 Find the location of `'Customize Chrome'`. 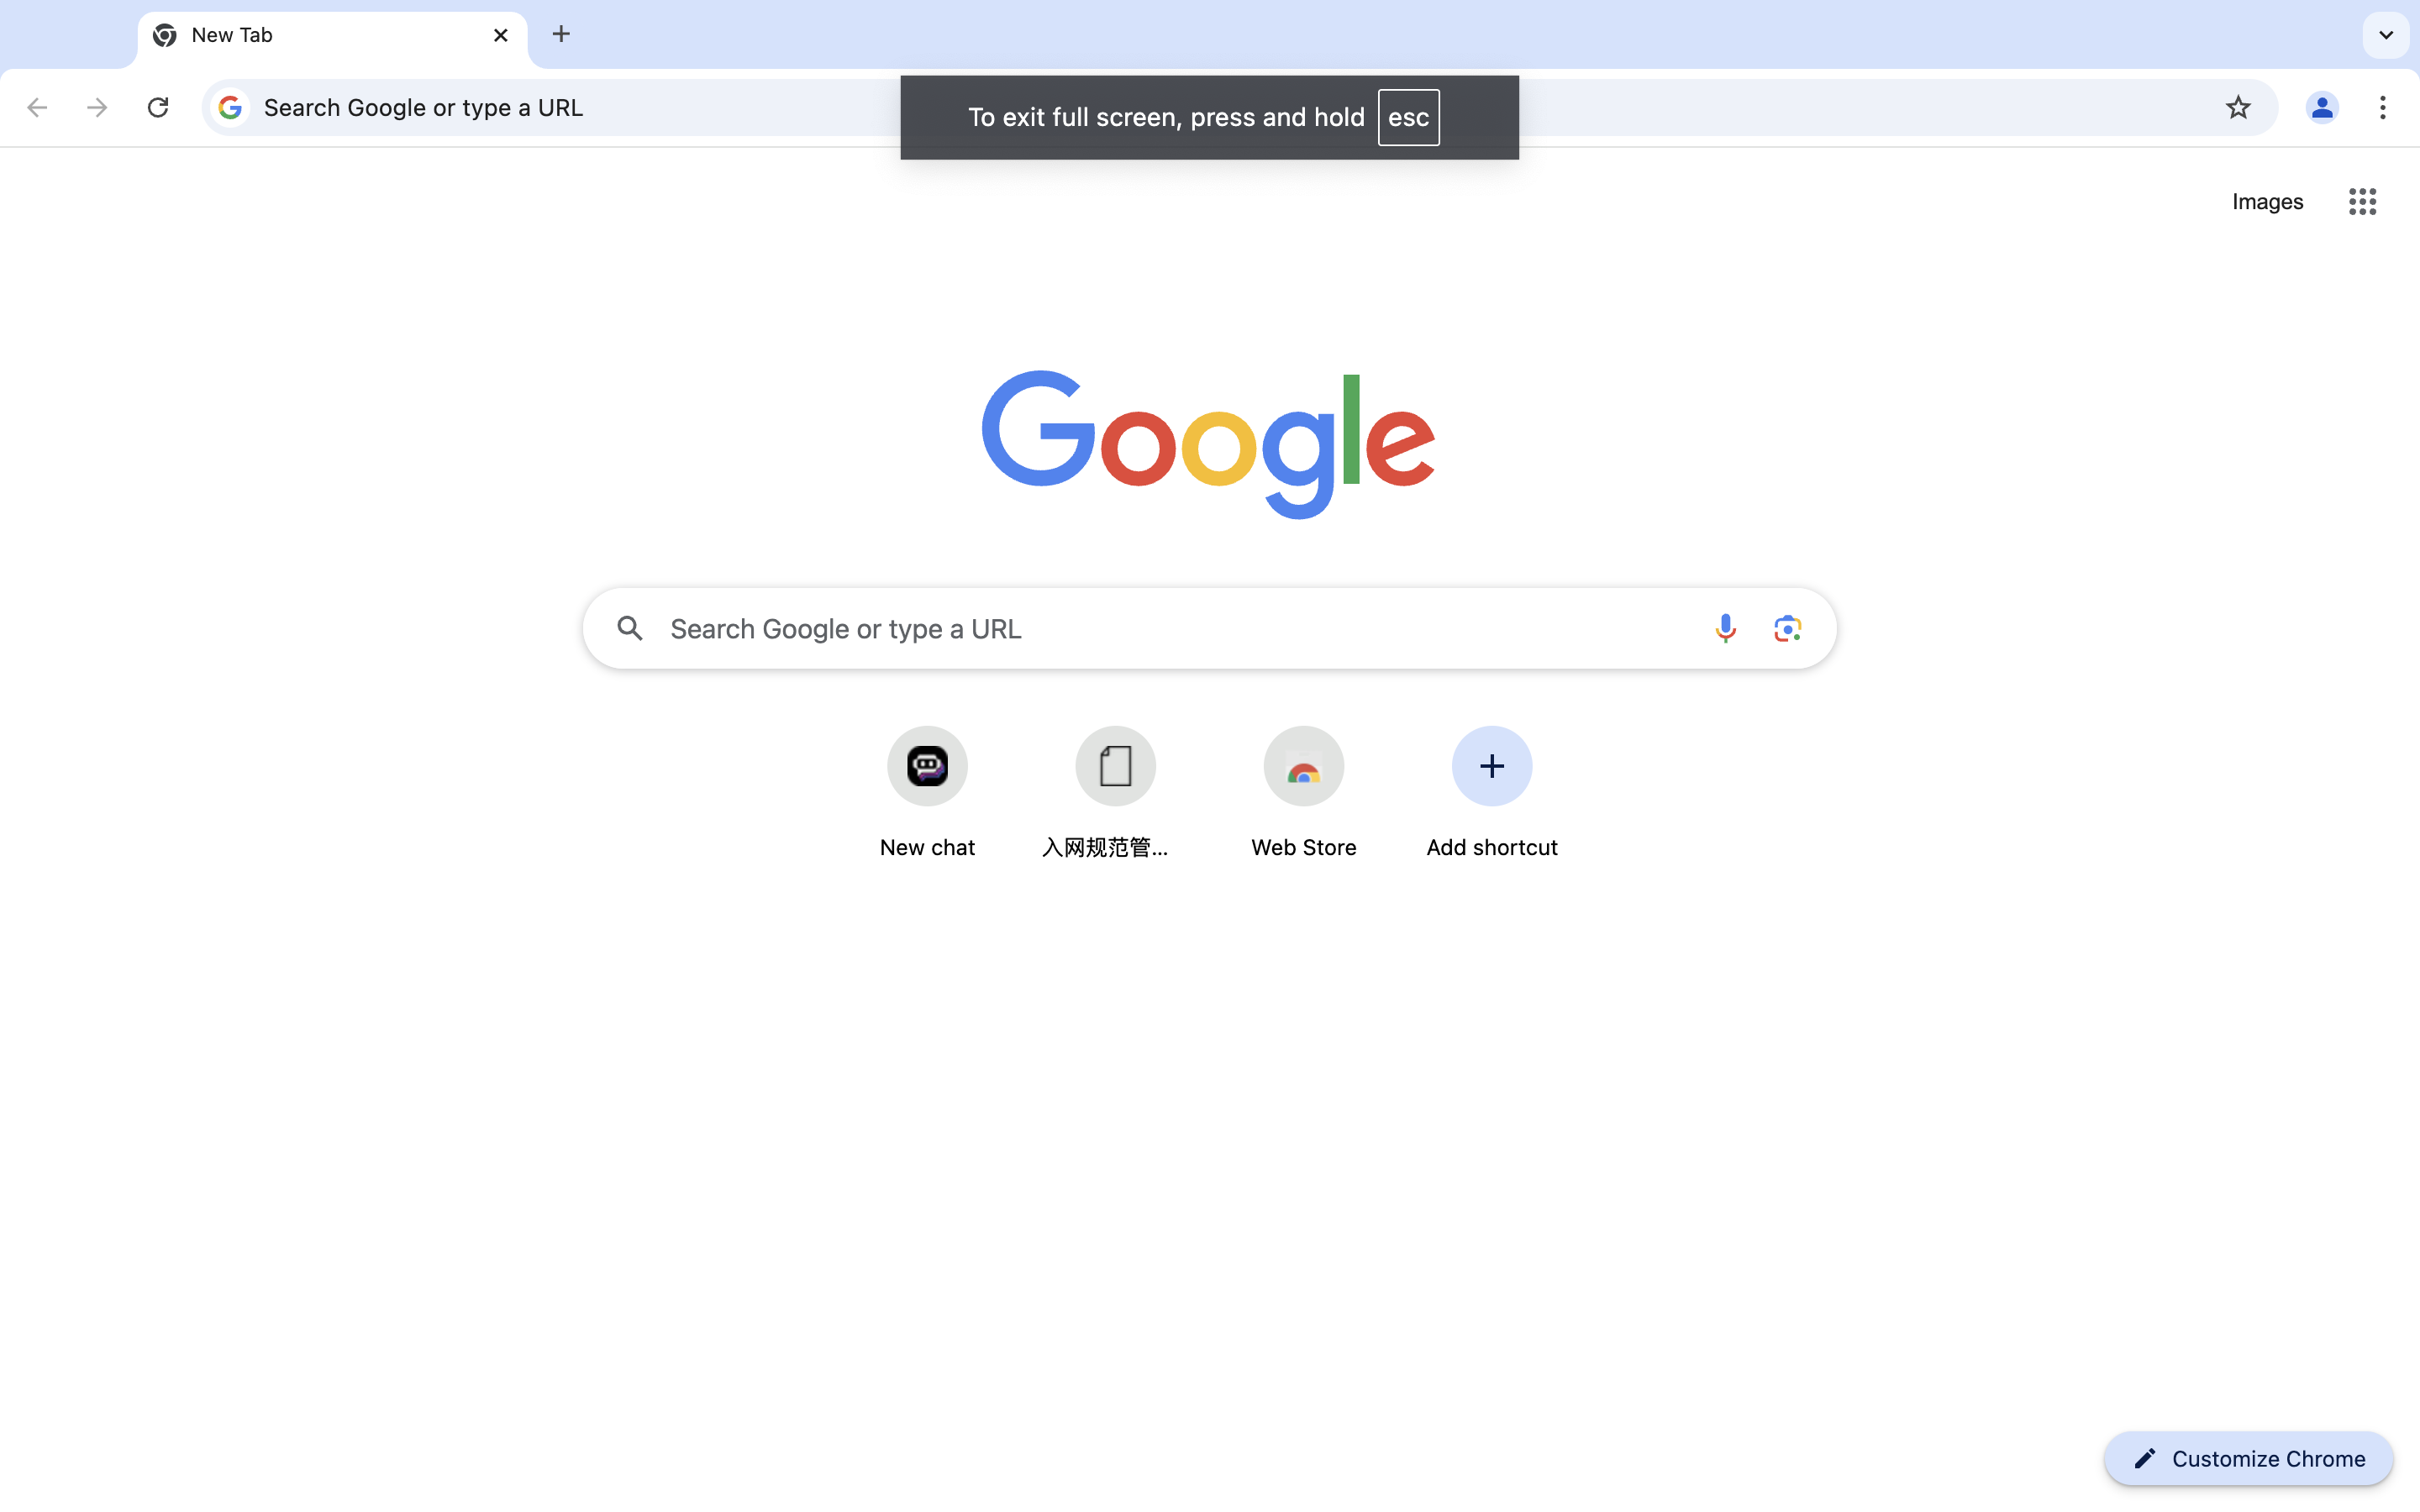

'Customize Chrome' is located at coordinates (2269, 1458).